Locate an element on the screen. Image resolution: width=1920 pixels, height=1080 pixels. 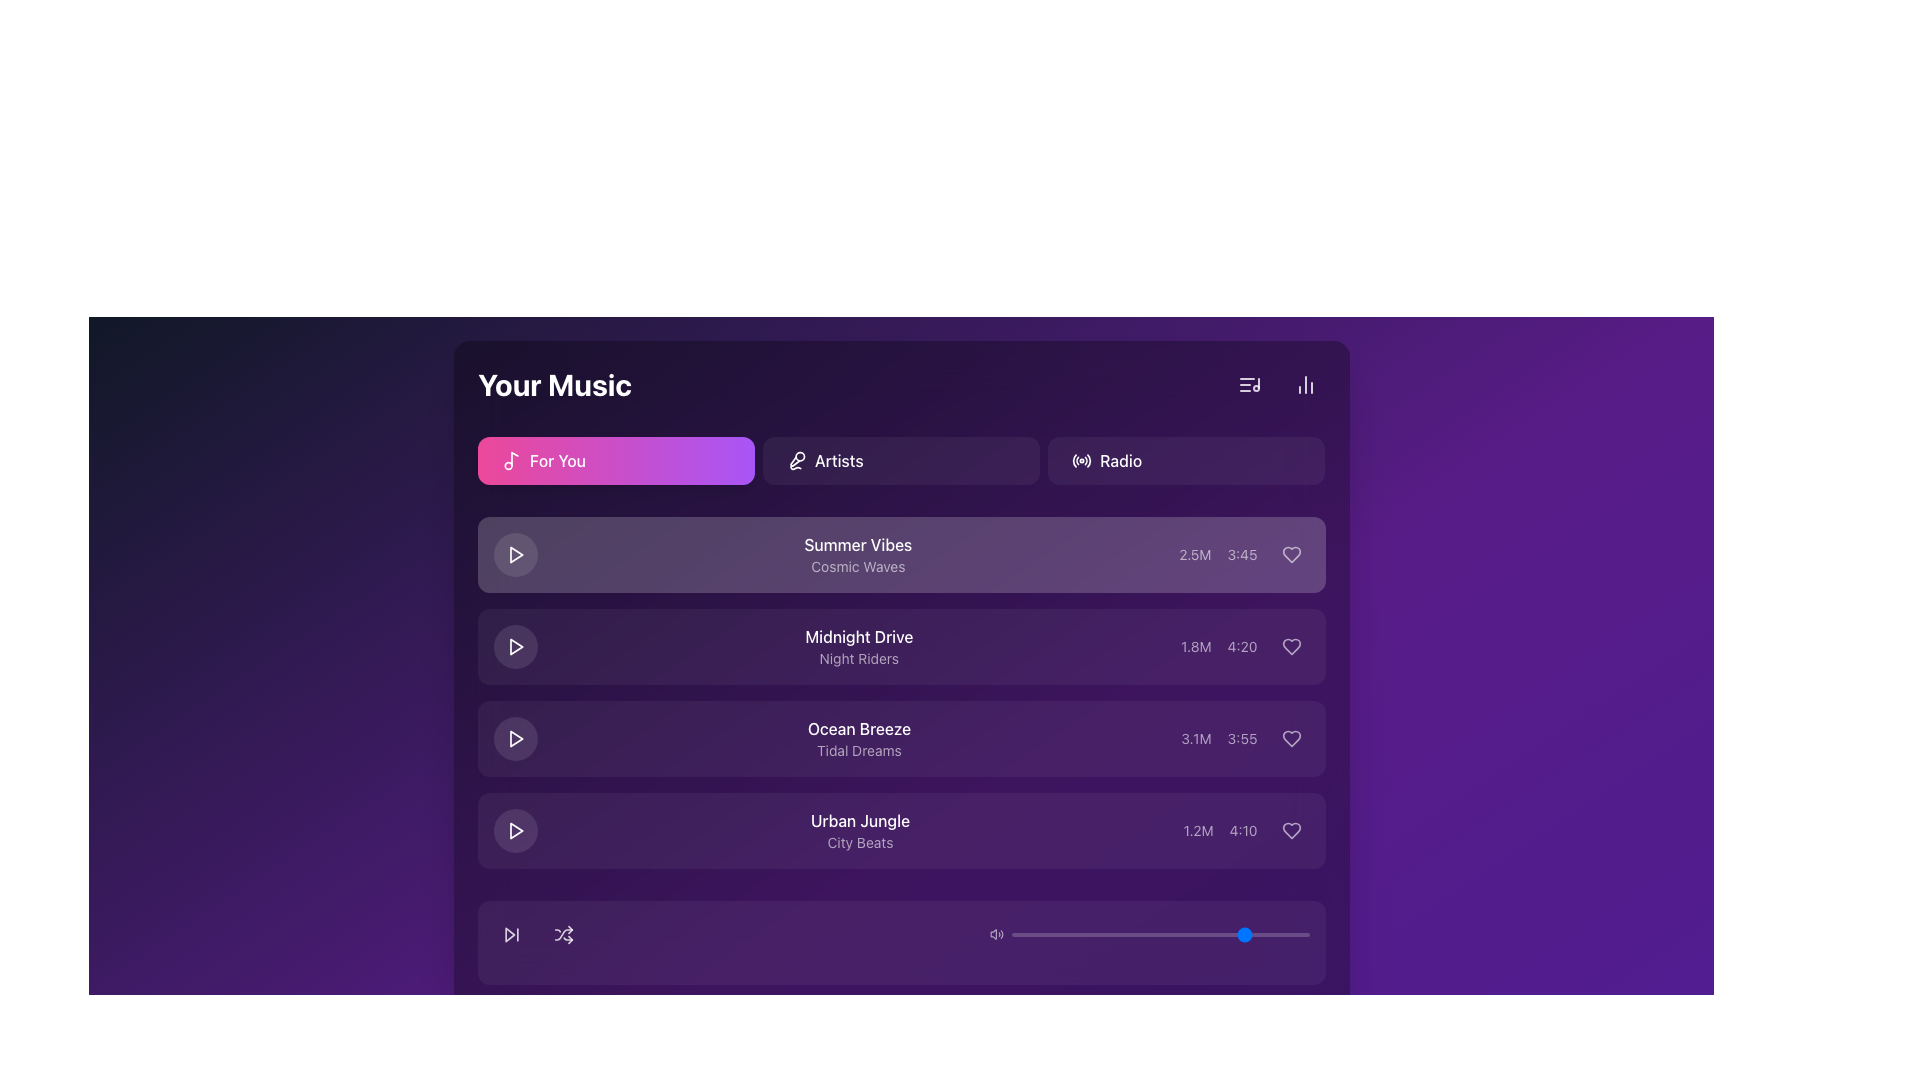
the text label displaying '3:55' in light purple color, located within the 'Ocean Breeze' playlist entry is located at coordinates (1241, 739).